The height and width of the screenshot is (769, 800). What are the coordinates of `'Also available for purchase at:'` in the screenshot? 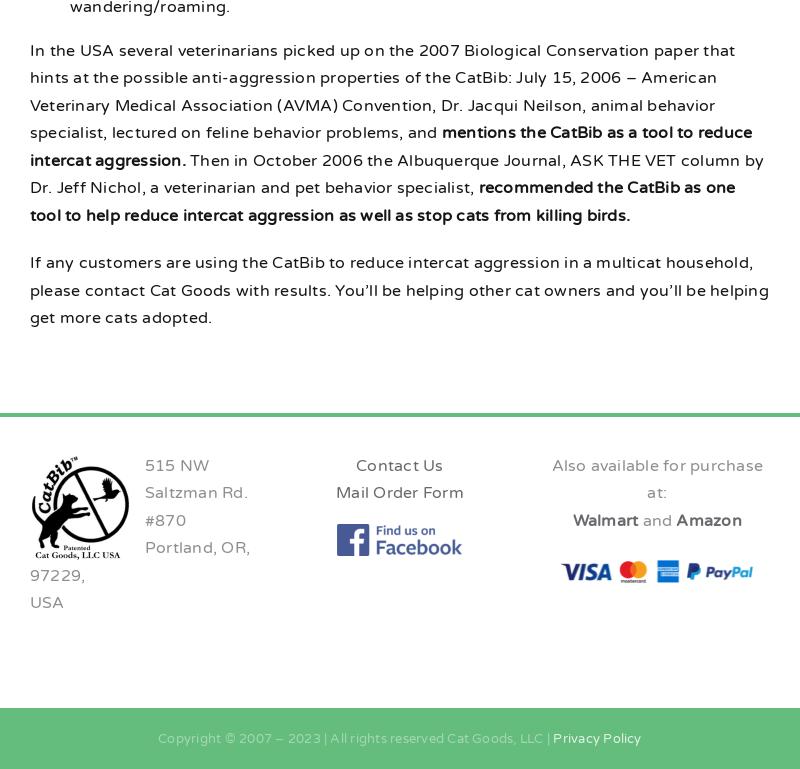 It's located at (550, 478).